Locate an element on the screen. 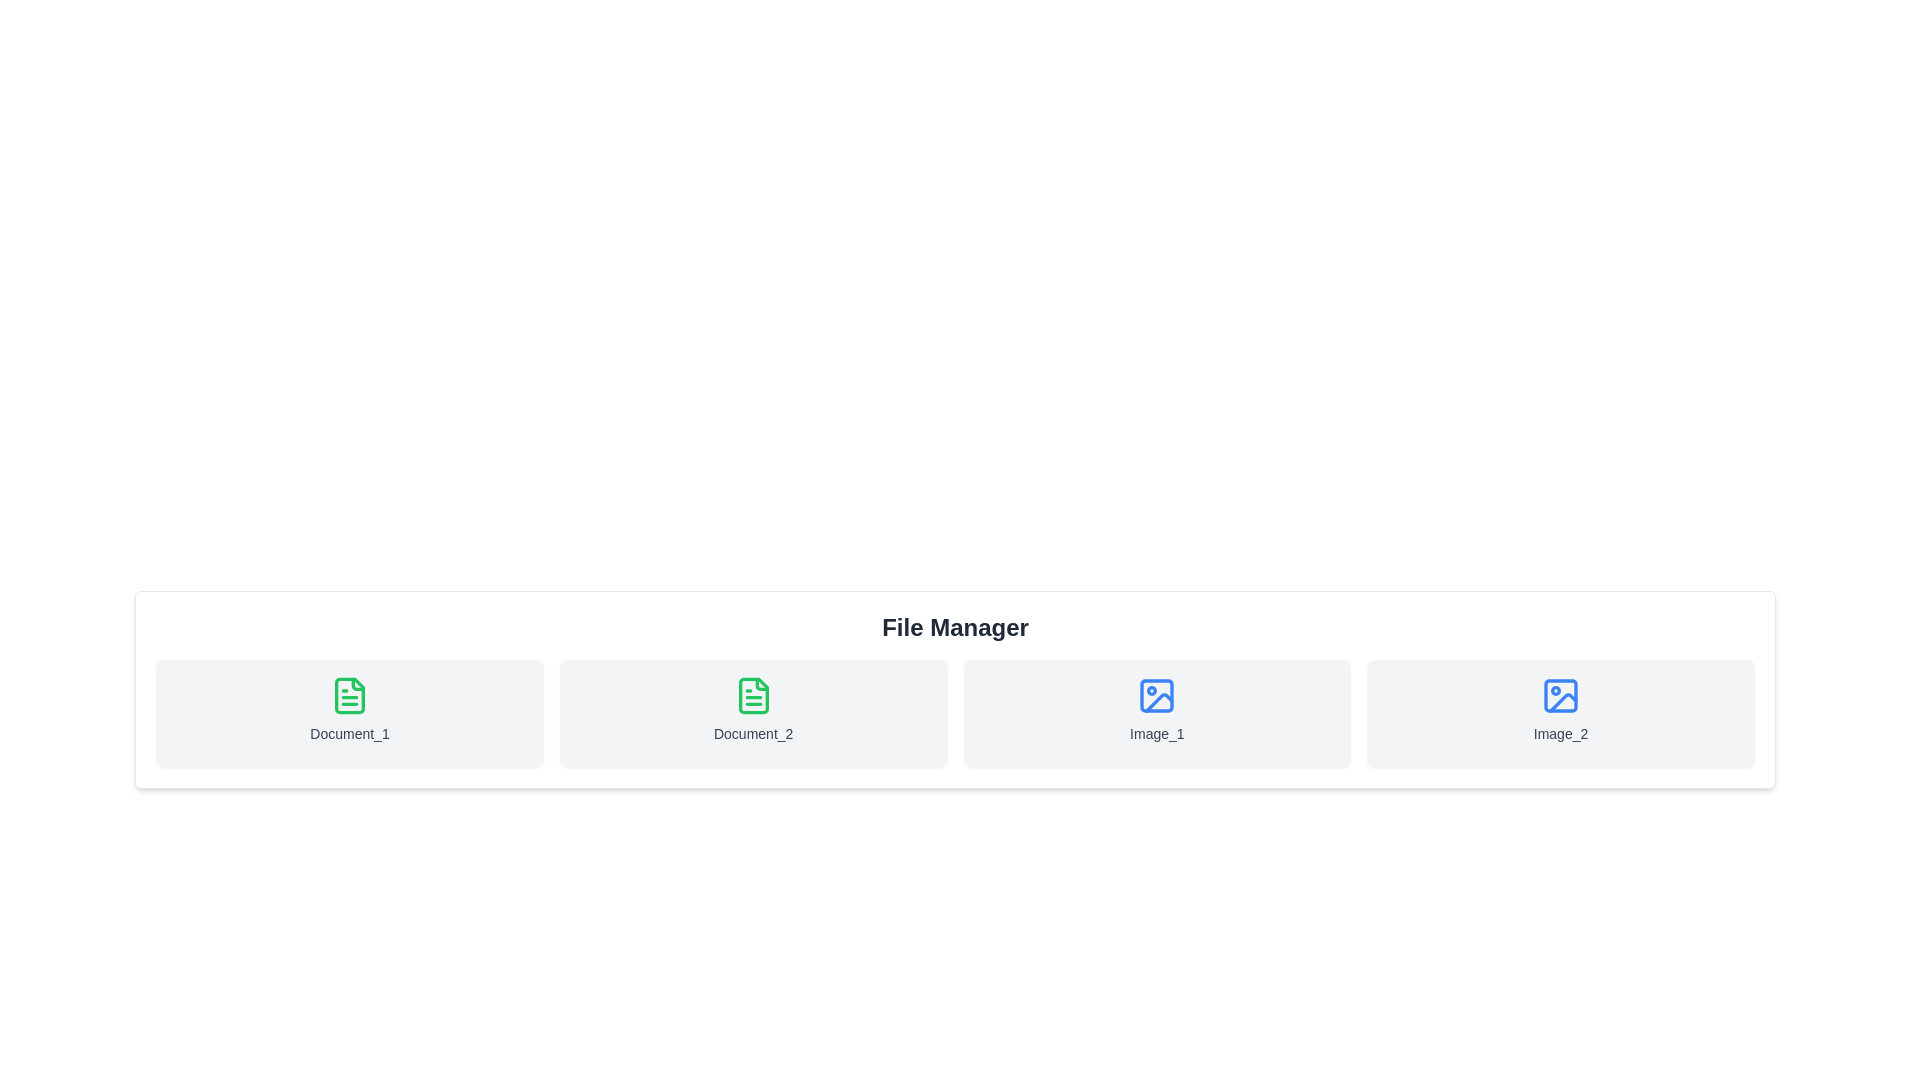 This screenshot has height=1080, width=1920. the document icon representing 'Document_1' is located at coordinates (350, 694).